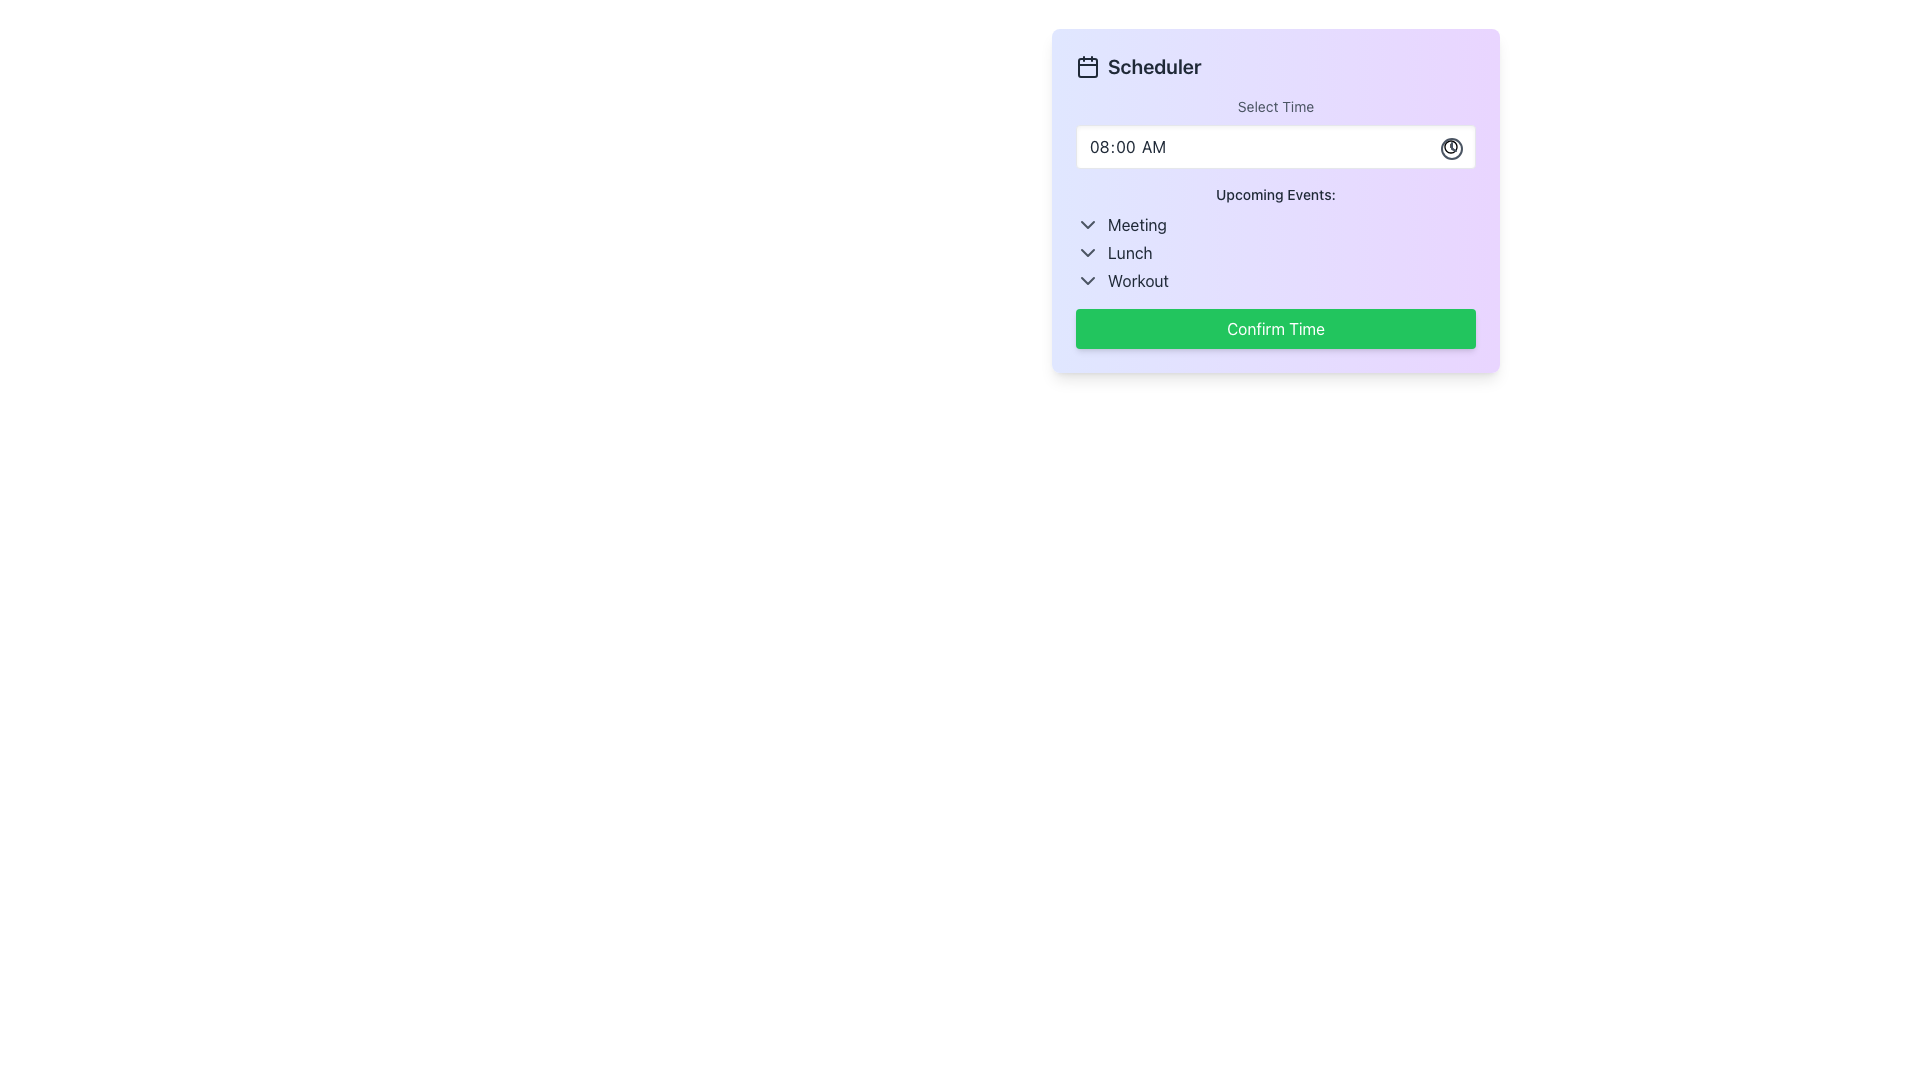  I want to click on the static text label that serves as a title or header for the upcoming events list, located at the upper section of the panel, so click(1275, 195).